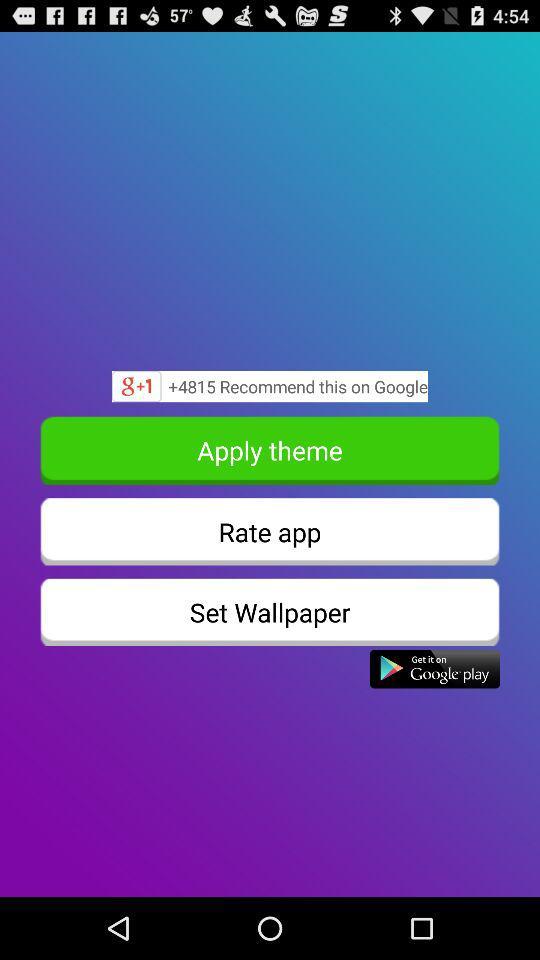 This screenshot has height=960, width=540. What do you see at coordinates (270, 530) in the screenshot?
I see `the button above the set wallpaper icon` at bounding box center [270, 530].